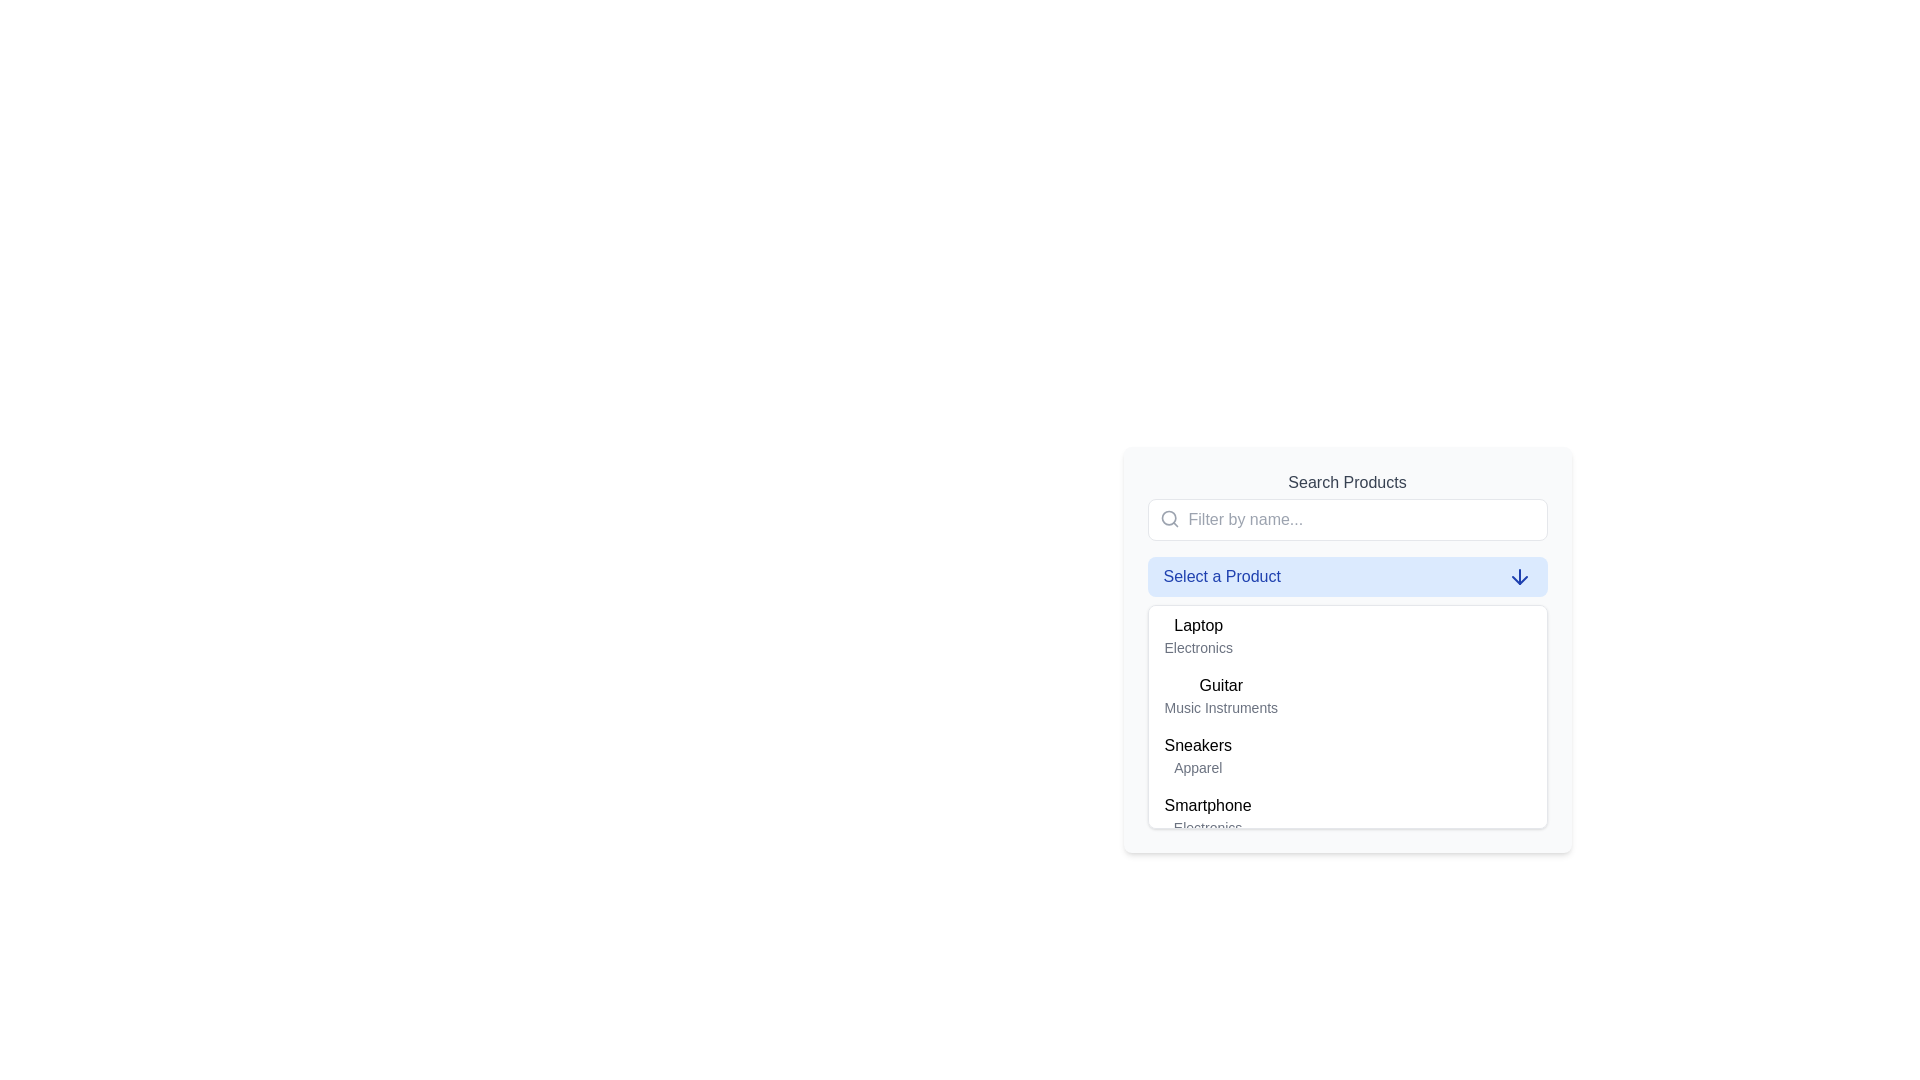 This screenshot has width=1920, height=1080. I want to click on the fourth list item in the dropdown menu labeled 'Smartphone', so click(1347, 816).